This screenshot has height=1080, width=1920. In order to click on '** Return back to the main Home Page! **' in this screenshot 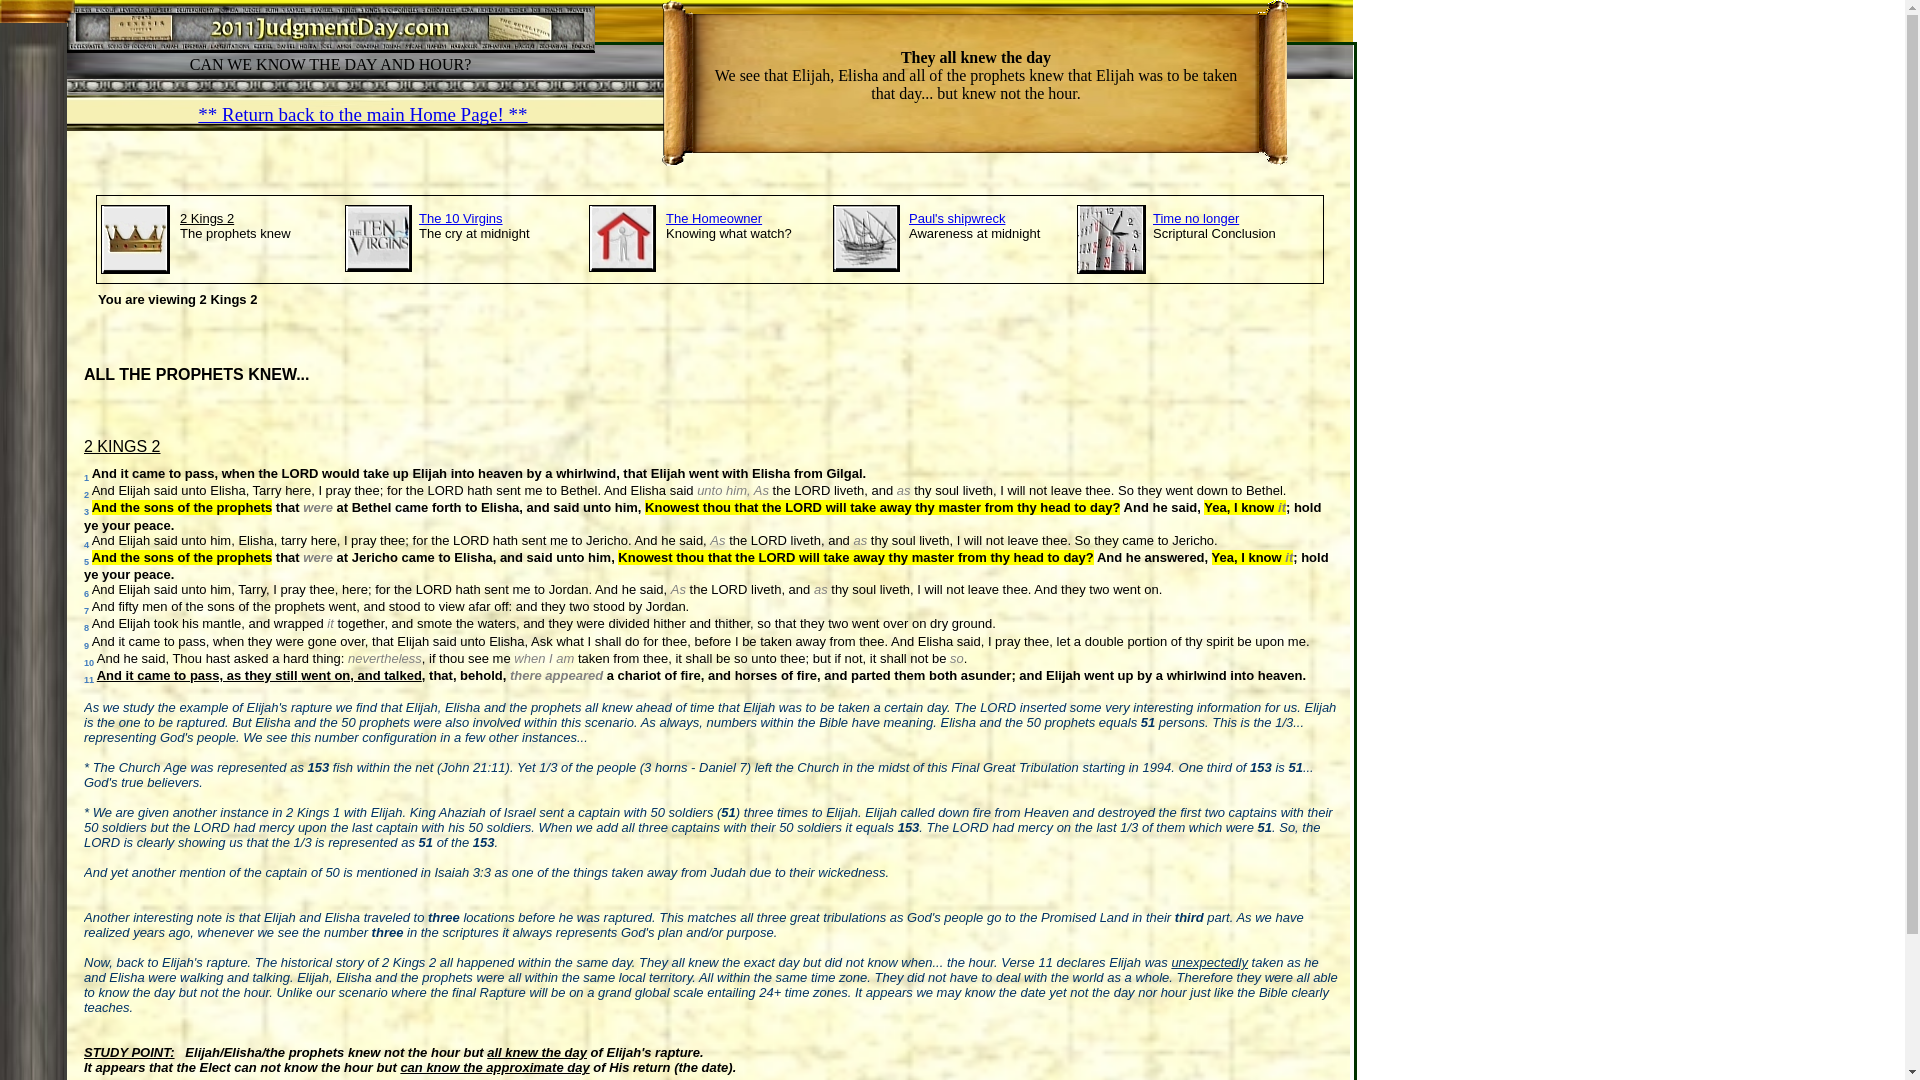, I will do `click(362, 114)`.